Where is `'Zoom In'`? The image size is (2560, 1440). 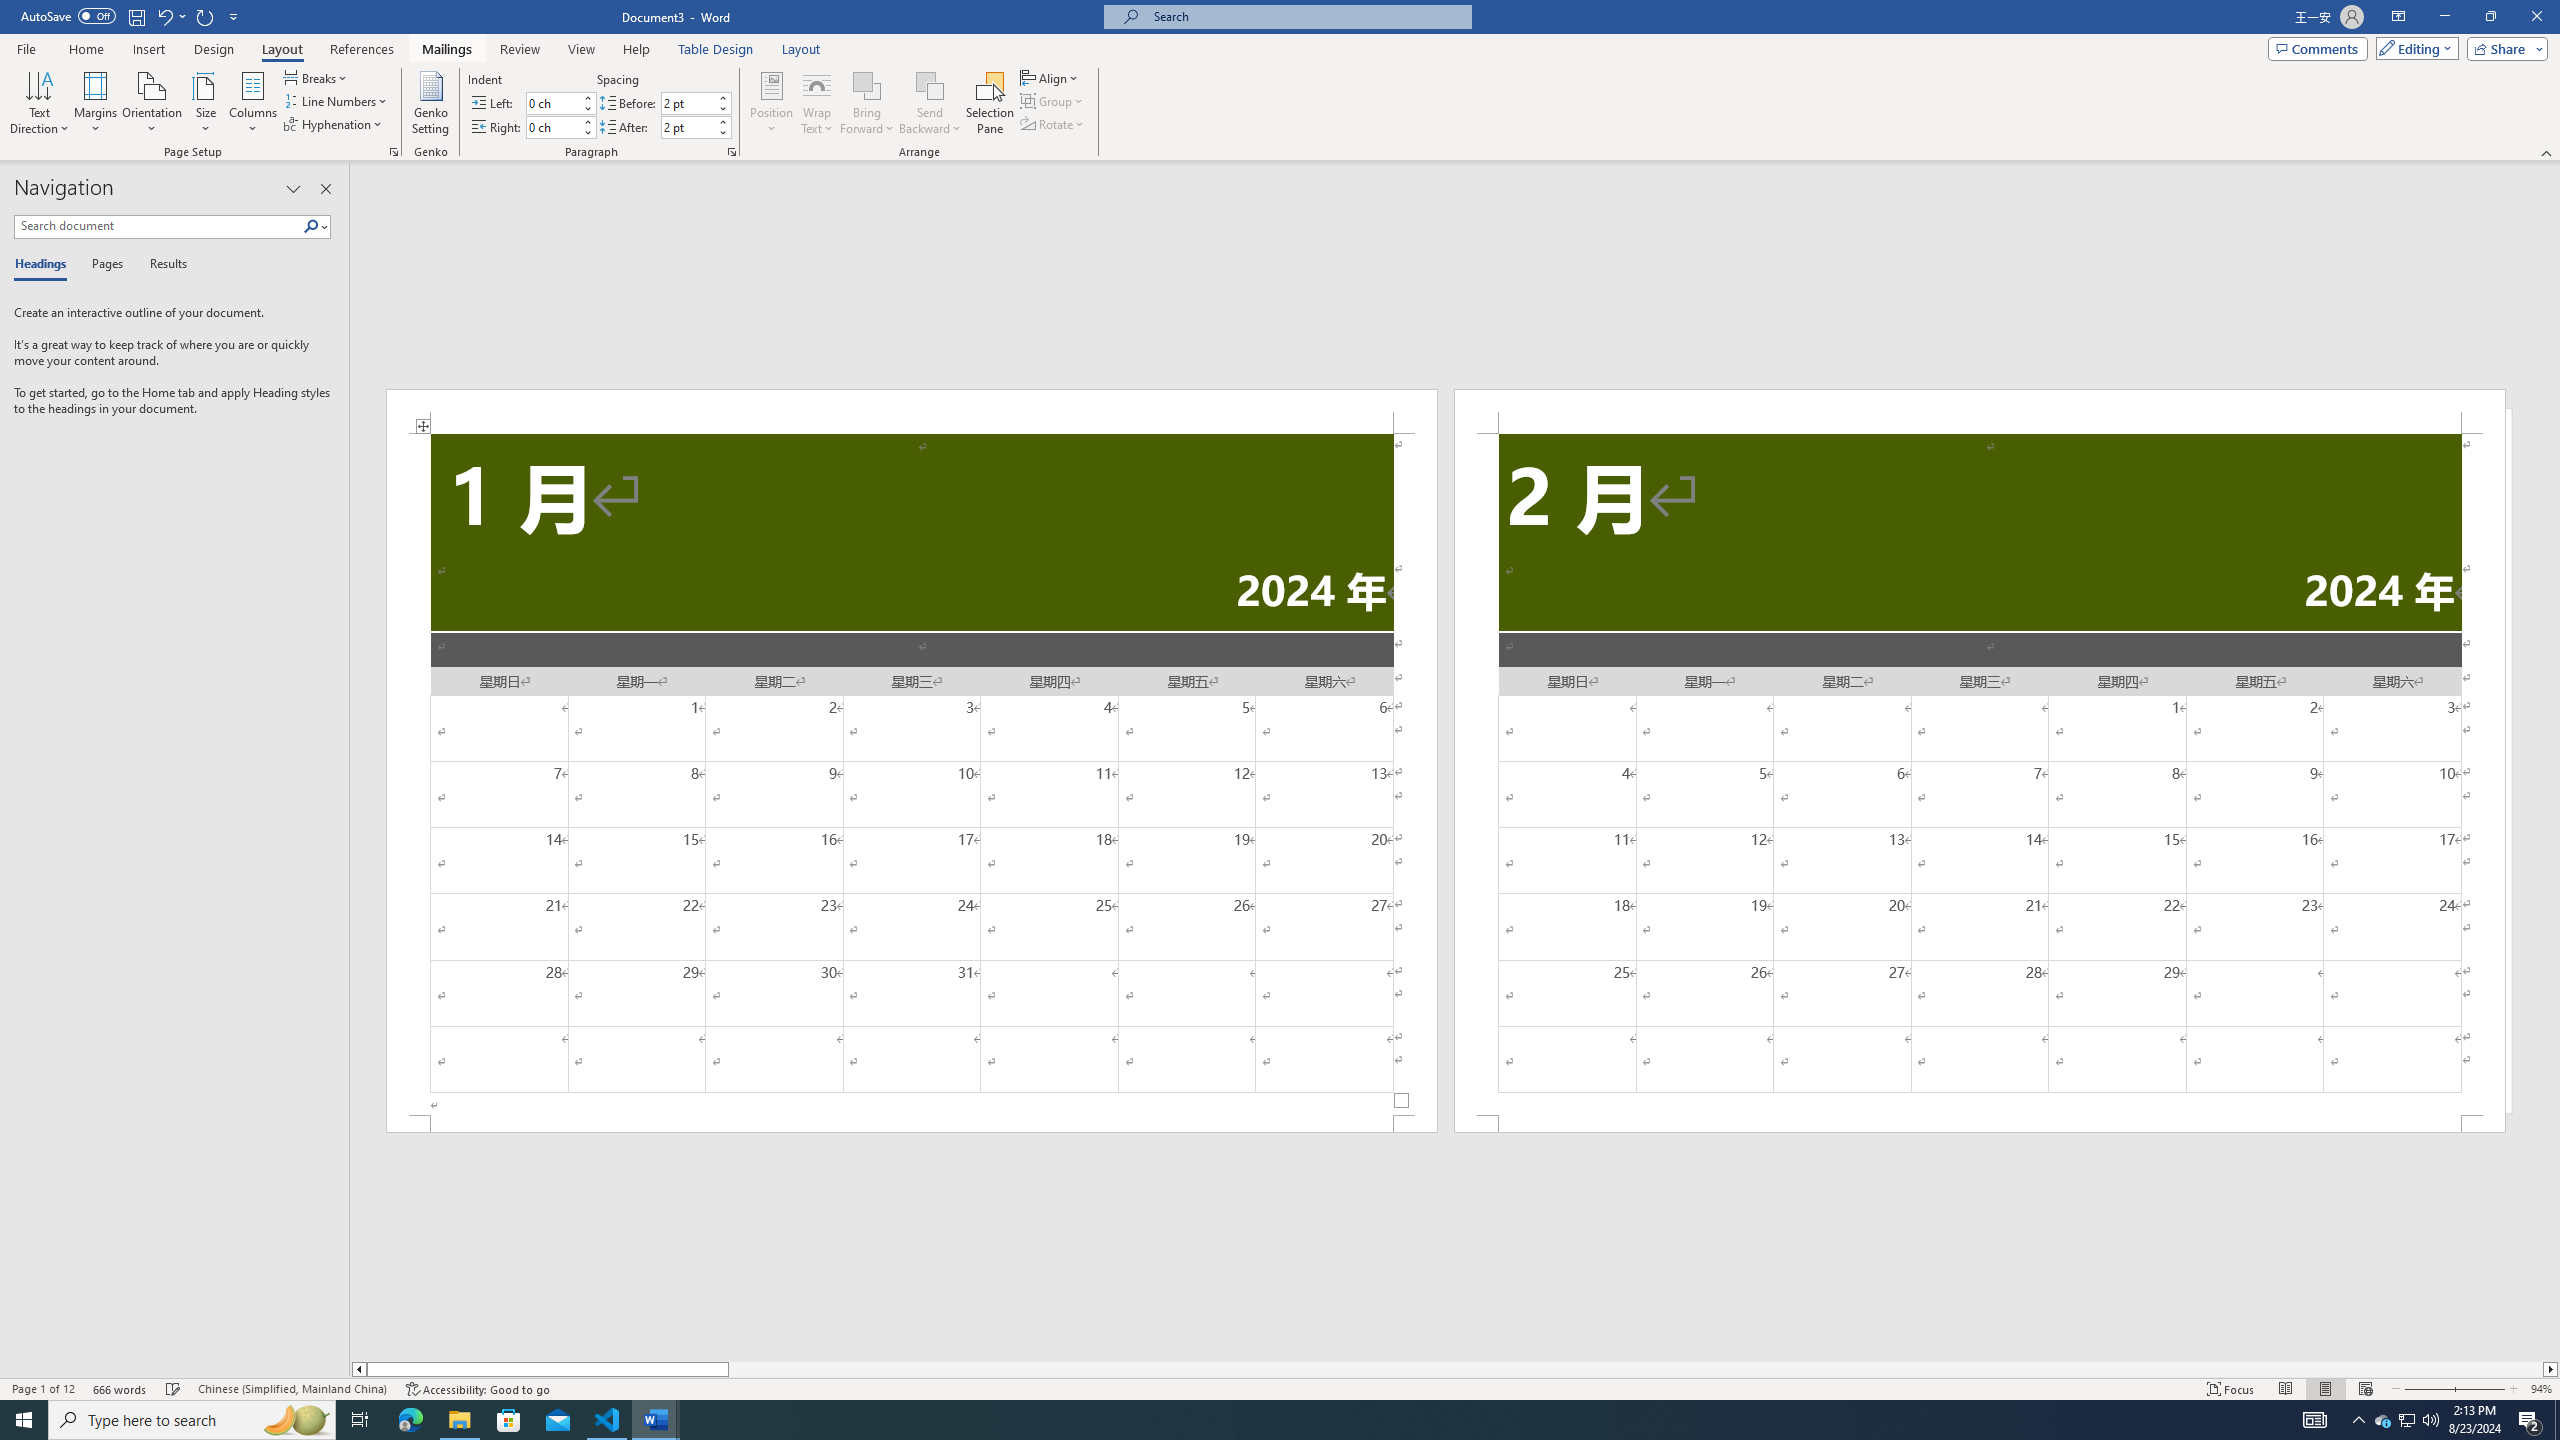
'Zoom In' is located at coordinates (2479, 1389).